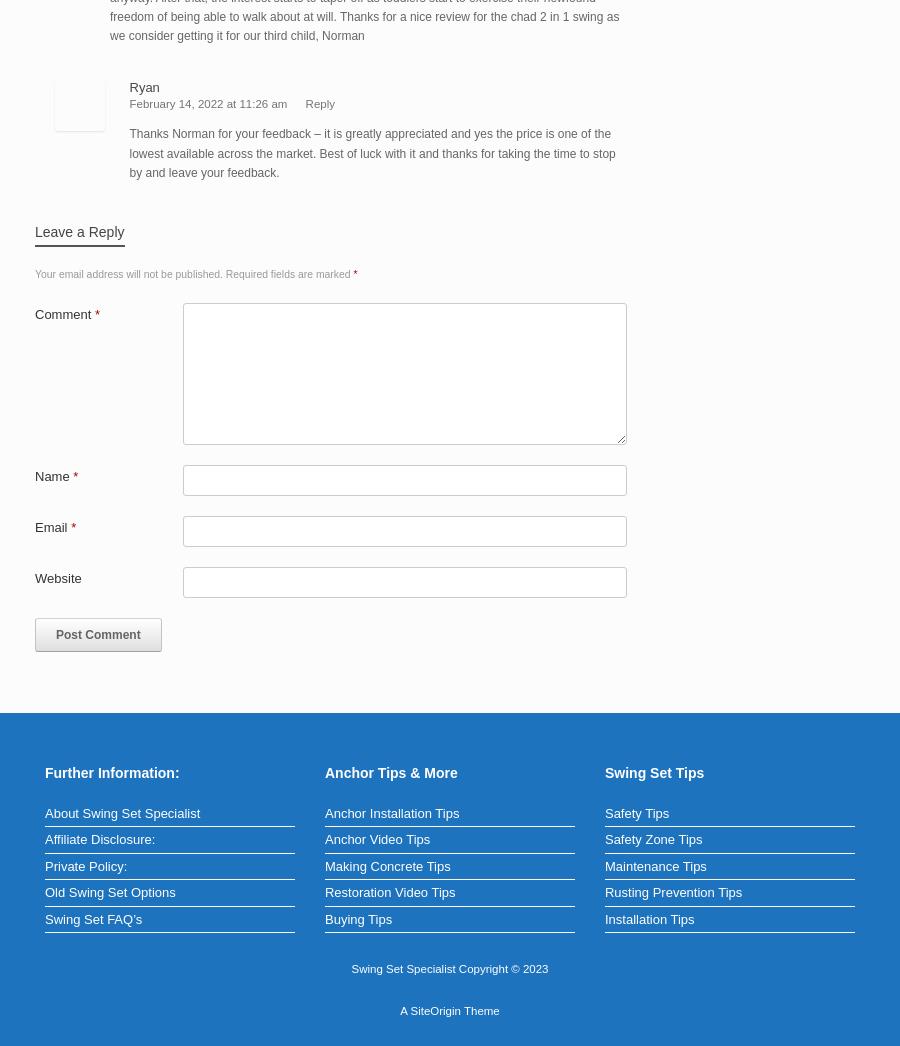 The image size is (900, 1046). I want to click on 'SiteOrigin', so click(434, 1010).